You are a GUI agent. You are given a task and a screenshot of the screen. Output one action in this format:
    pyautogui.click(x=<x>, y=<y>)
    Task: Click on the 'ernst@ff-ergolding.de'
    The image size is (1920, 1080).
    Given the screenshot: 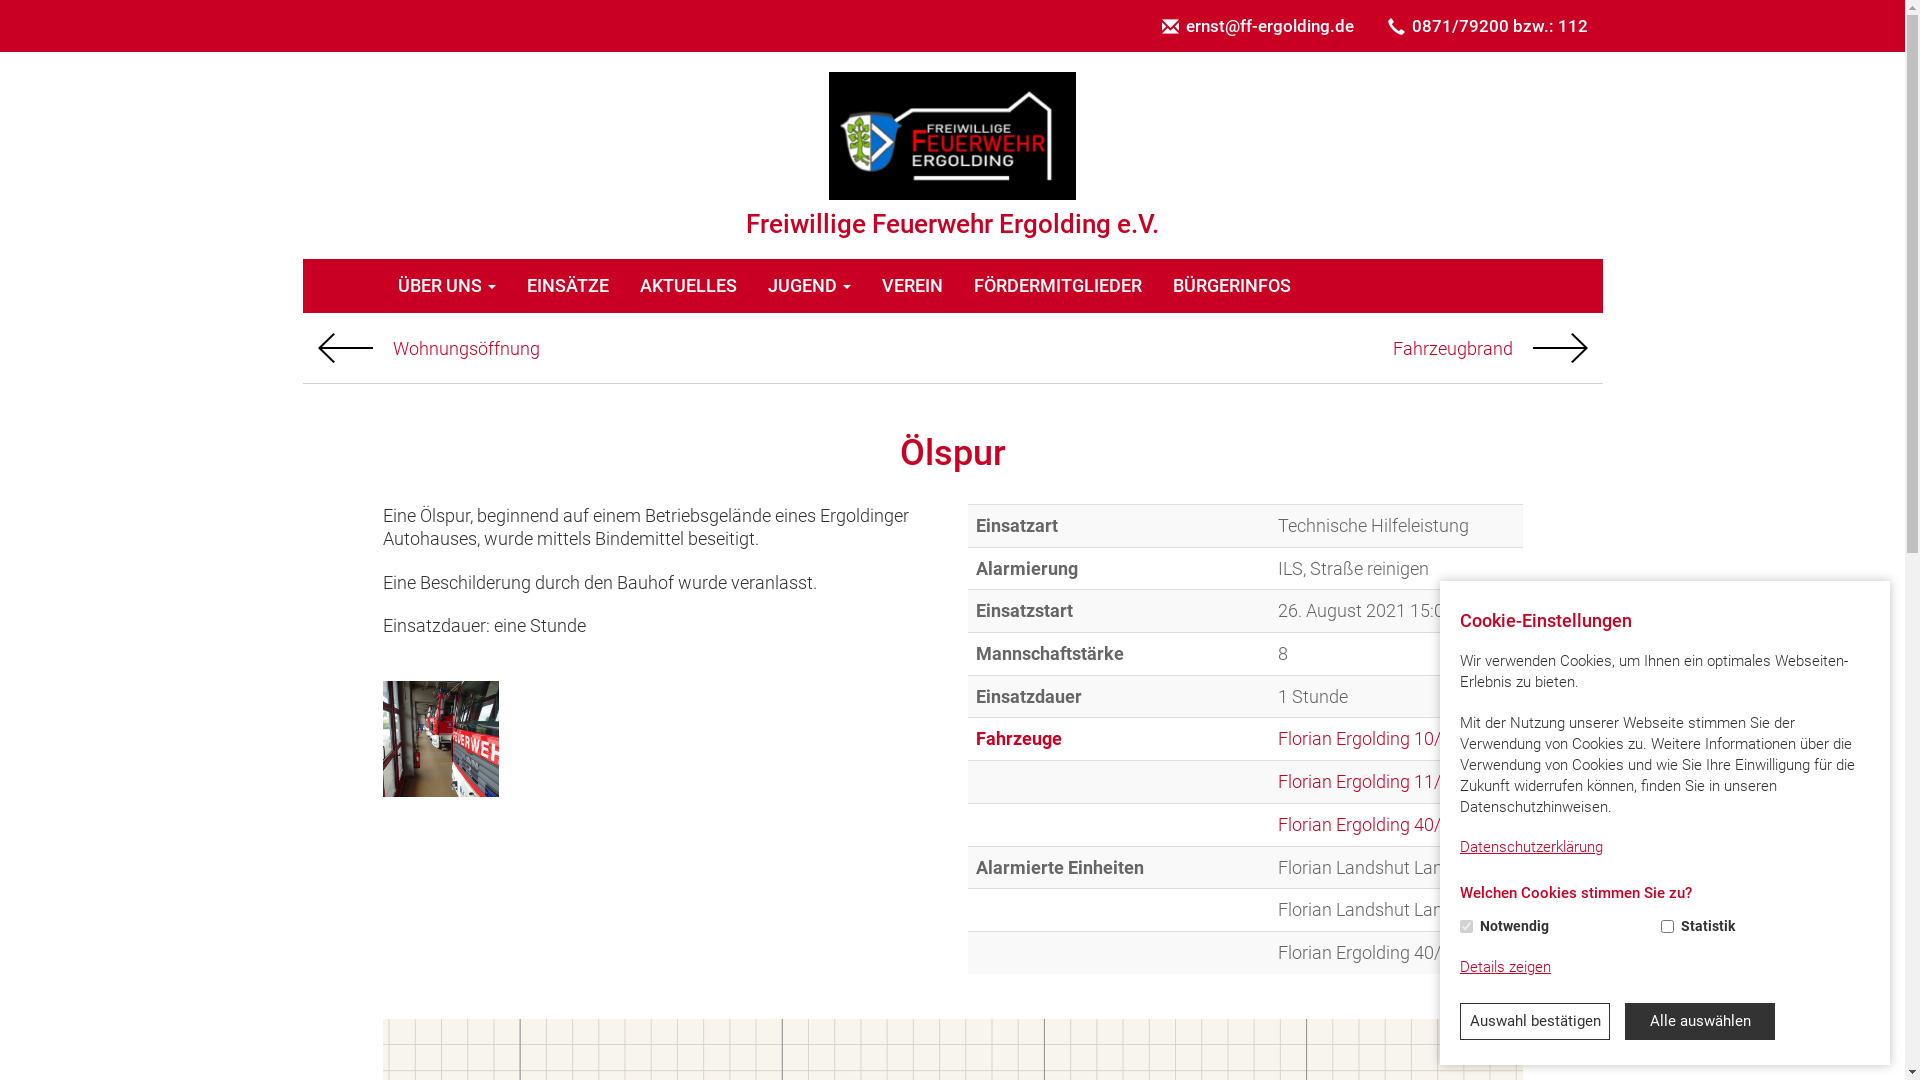 What is the action you would take?
    pyautogui.click(x=1146, y=26)
    